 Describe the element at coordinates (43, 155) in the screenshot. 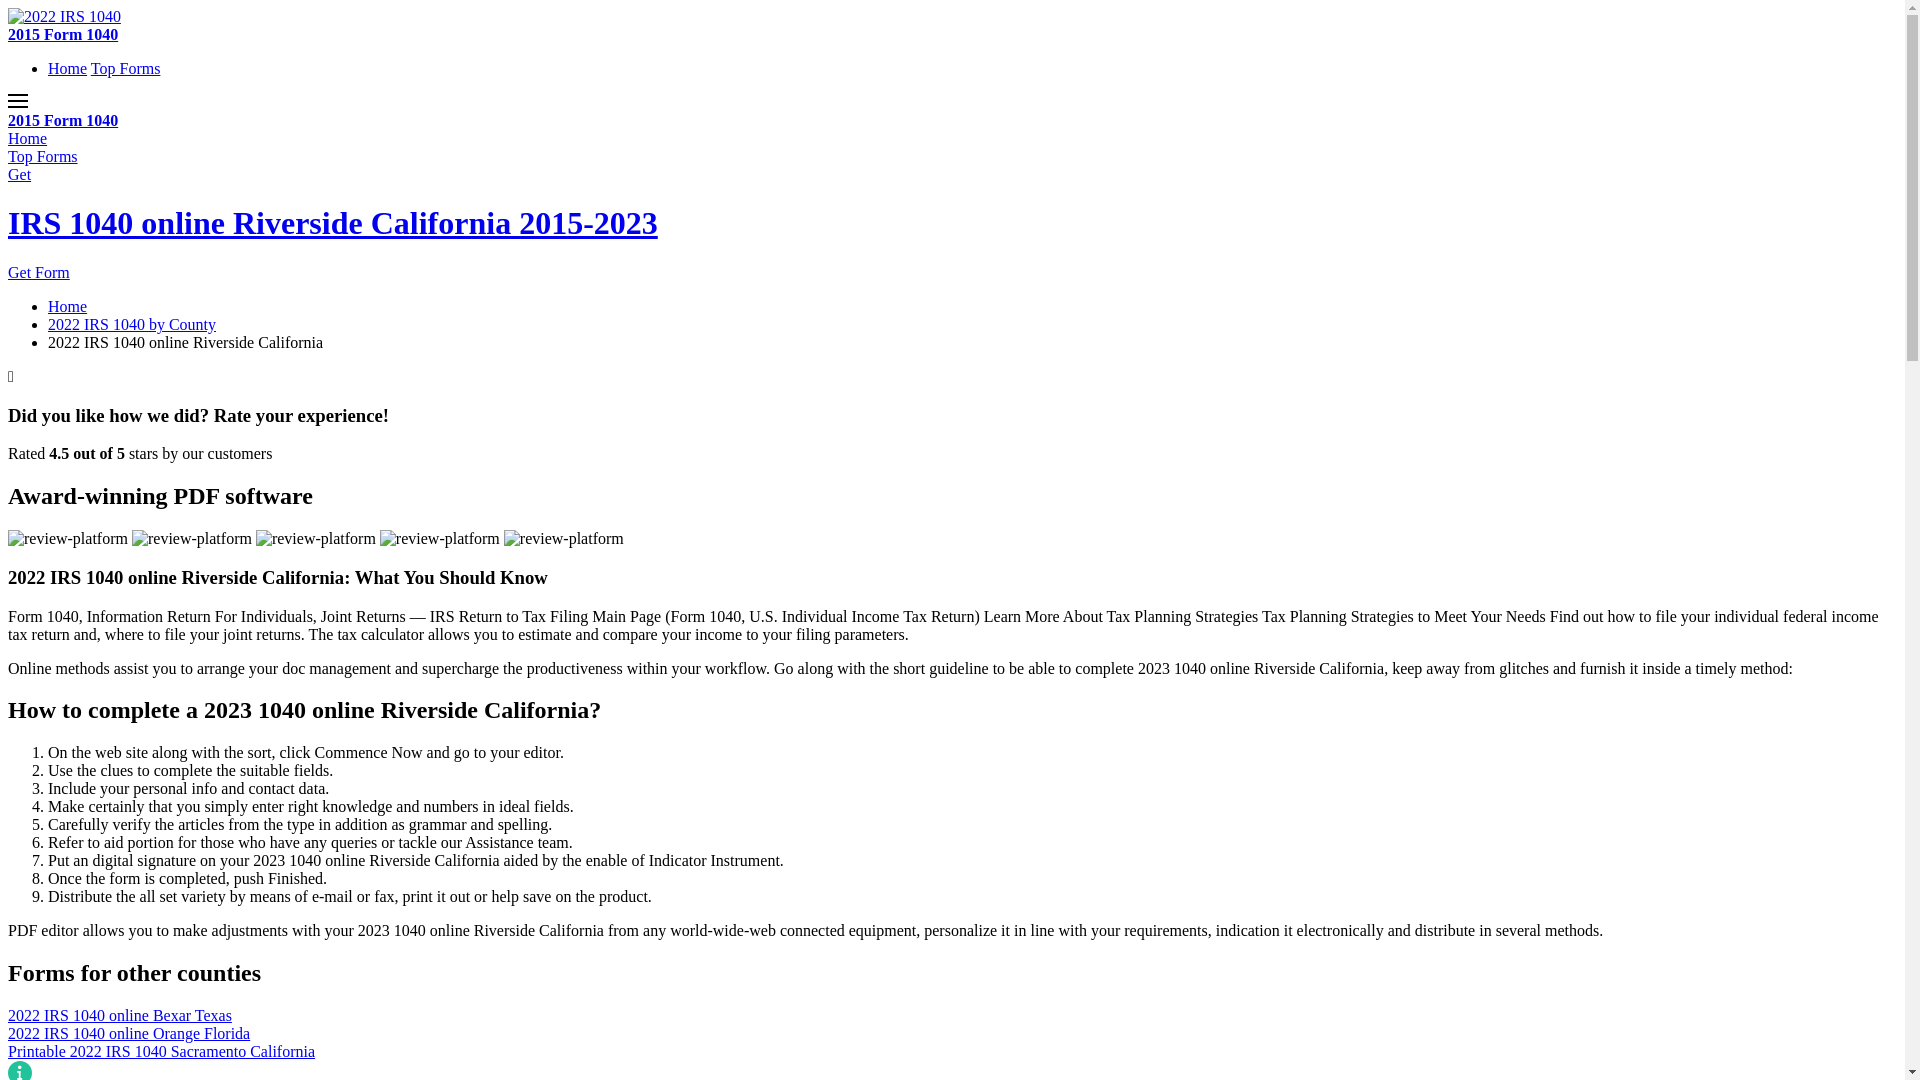

I see `'Top Forms'` at that location.